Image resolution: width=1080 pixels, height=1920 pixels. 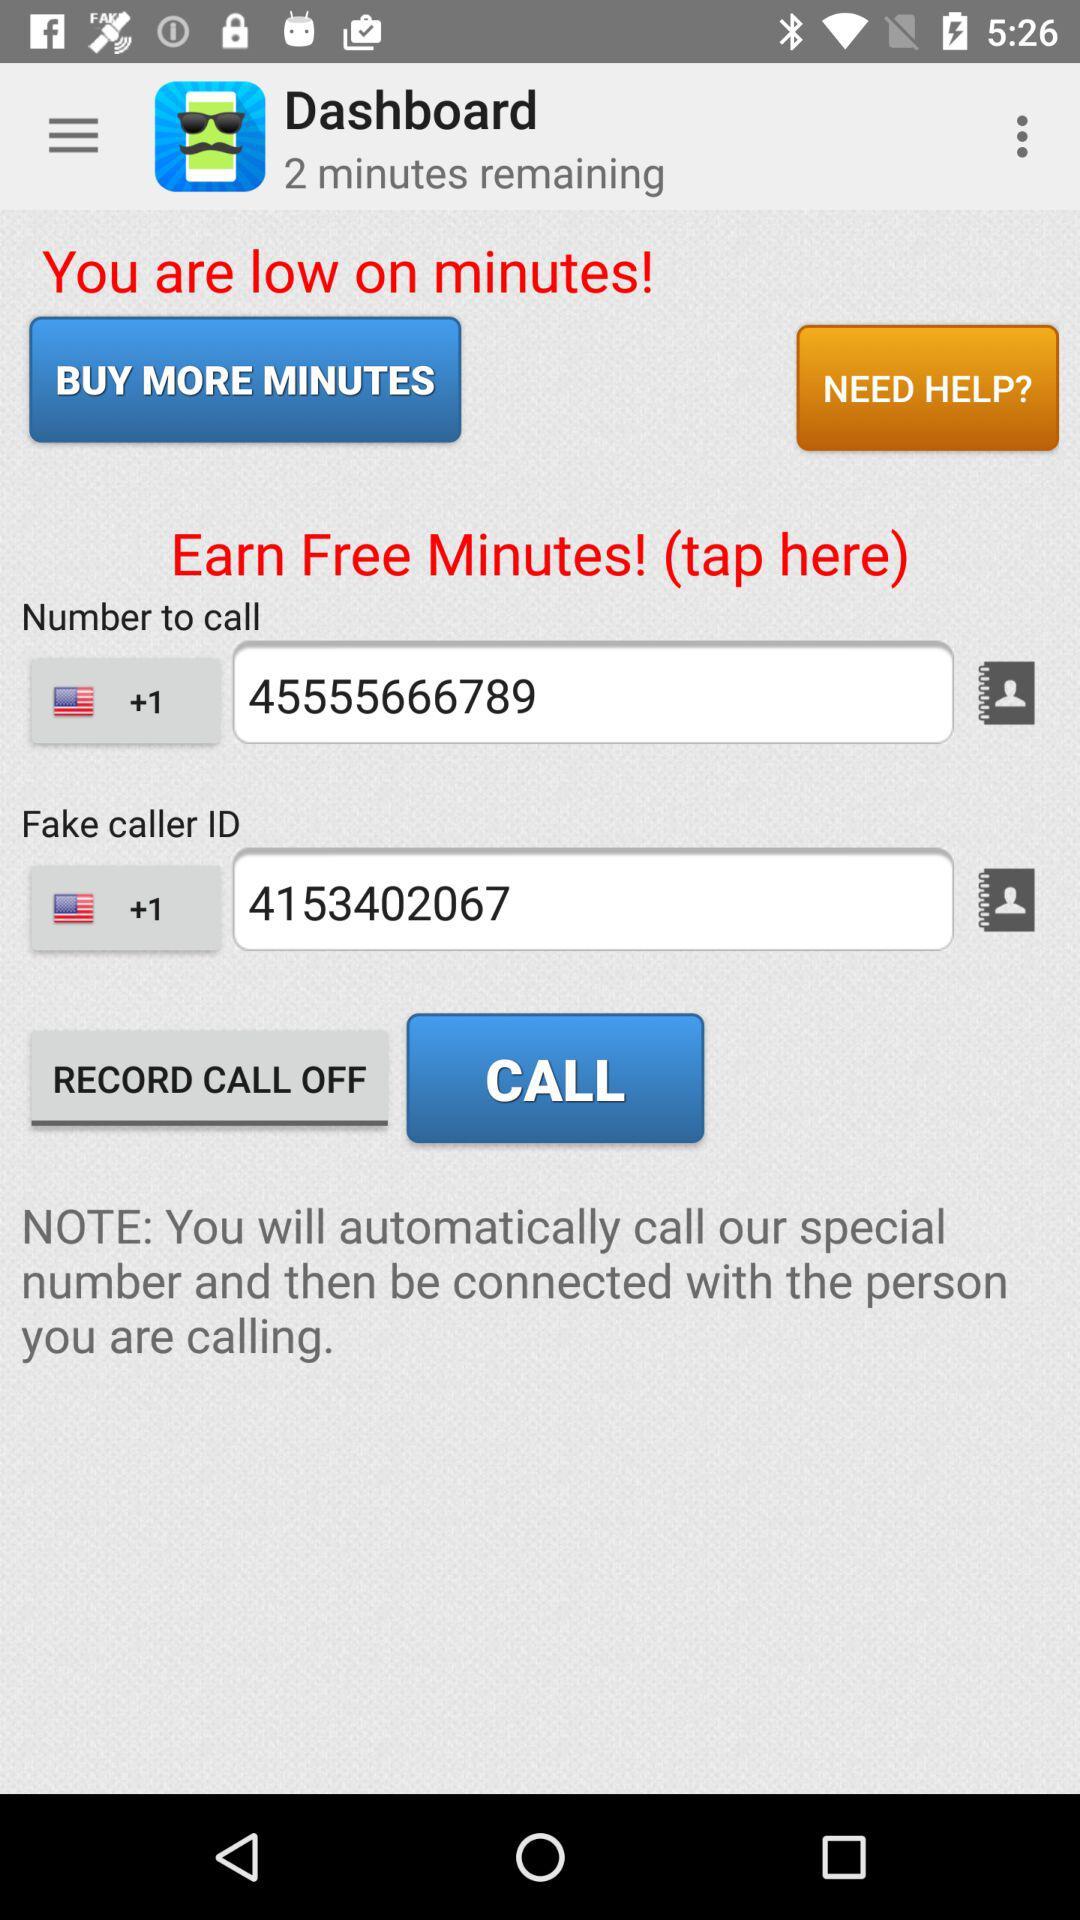 What do you see at coordinates (1006, 899) in the screenshot?
I see `a phone number from your address book` at bounding box center [1006, 899].